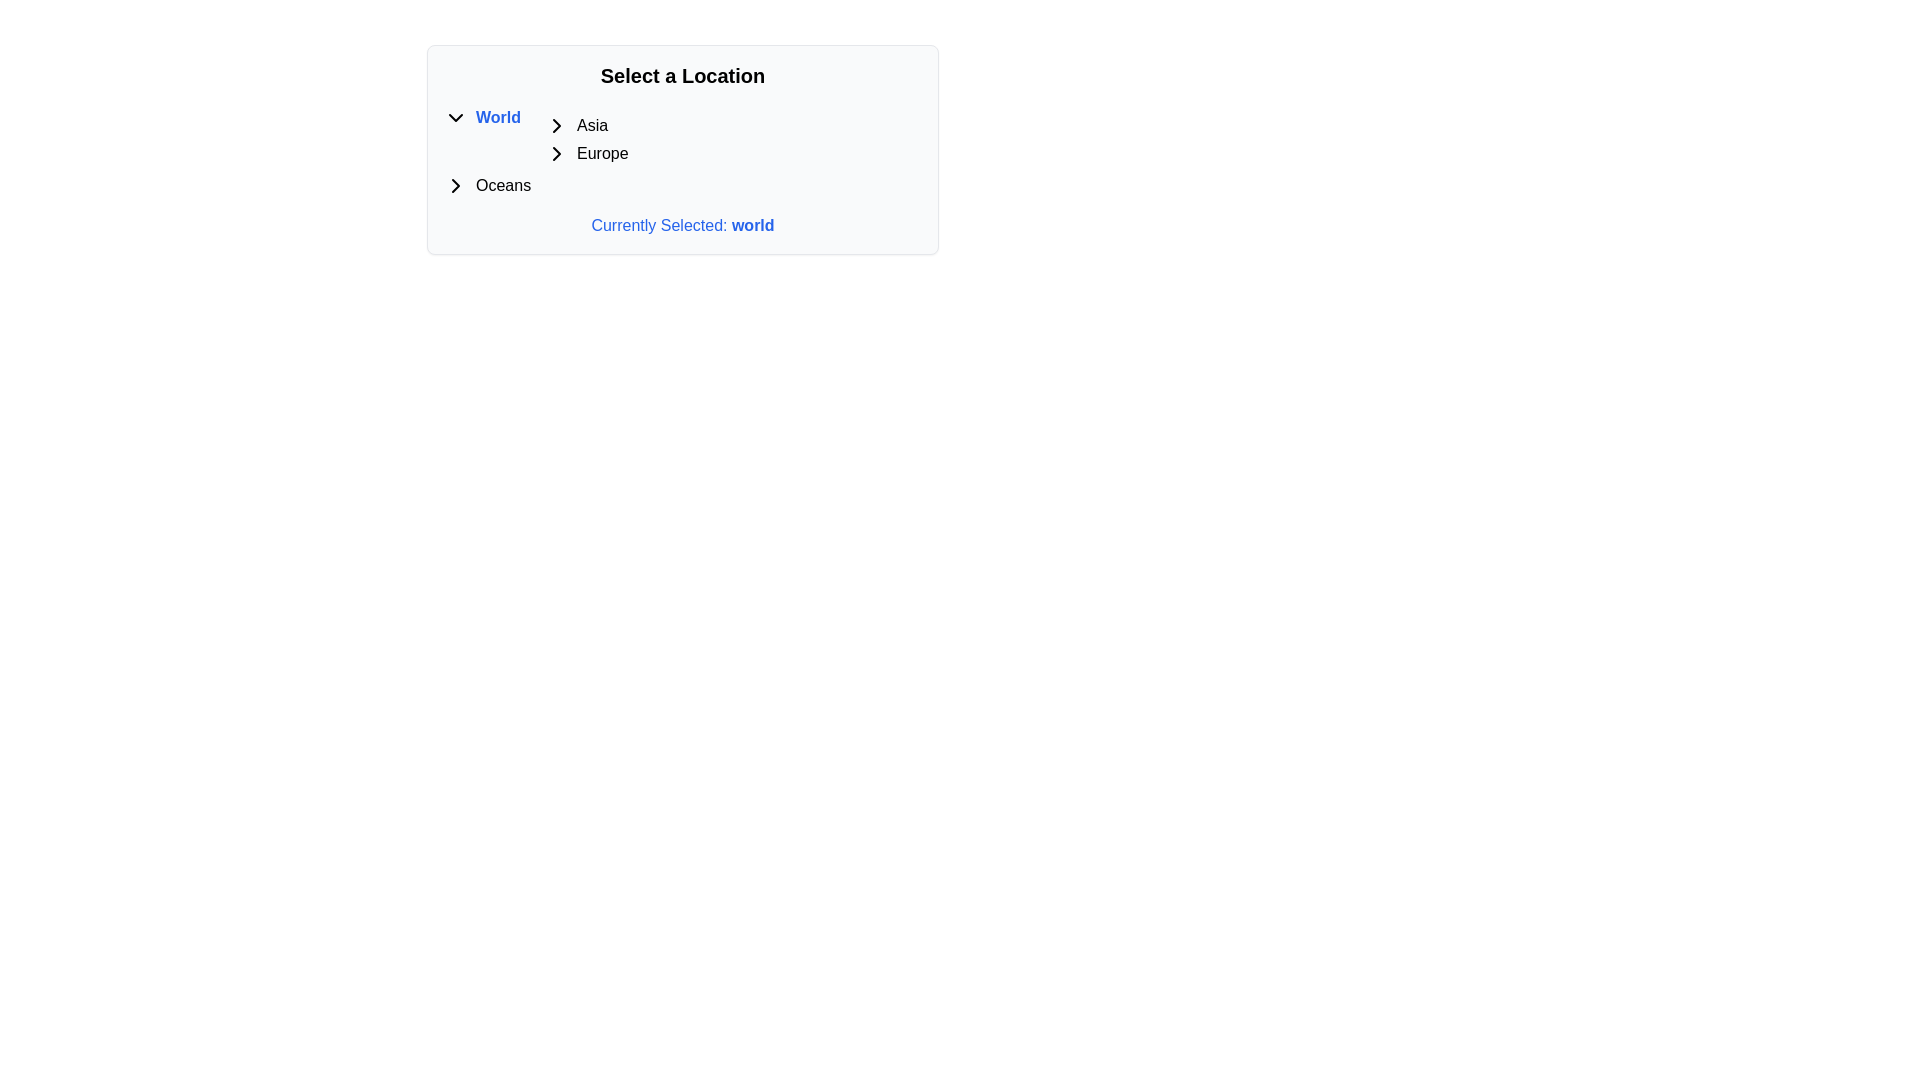  I want to click on the clickable text label representing the first item under the 'World' category, so click(585, 126).